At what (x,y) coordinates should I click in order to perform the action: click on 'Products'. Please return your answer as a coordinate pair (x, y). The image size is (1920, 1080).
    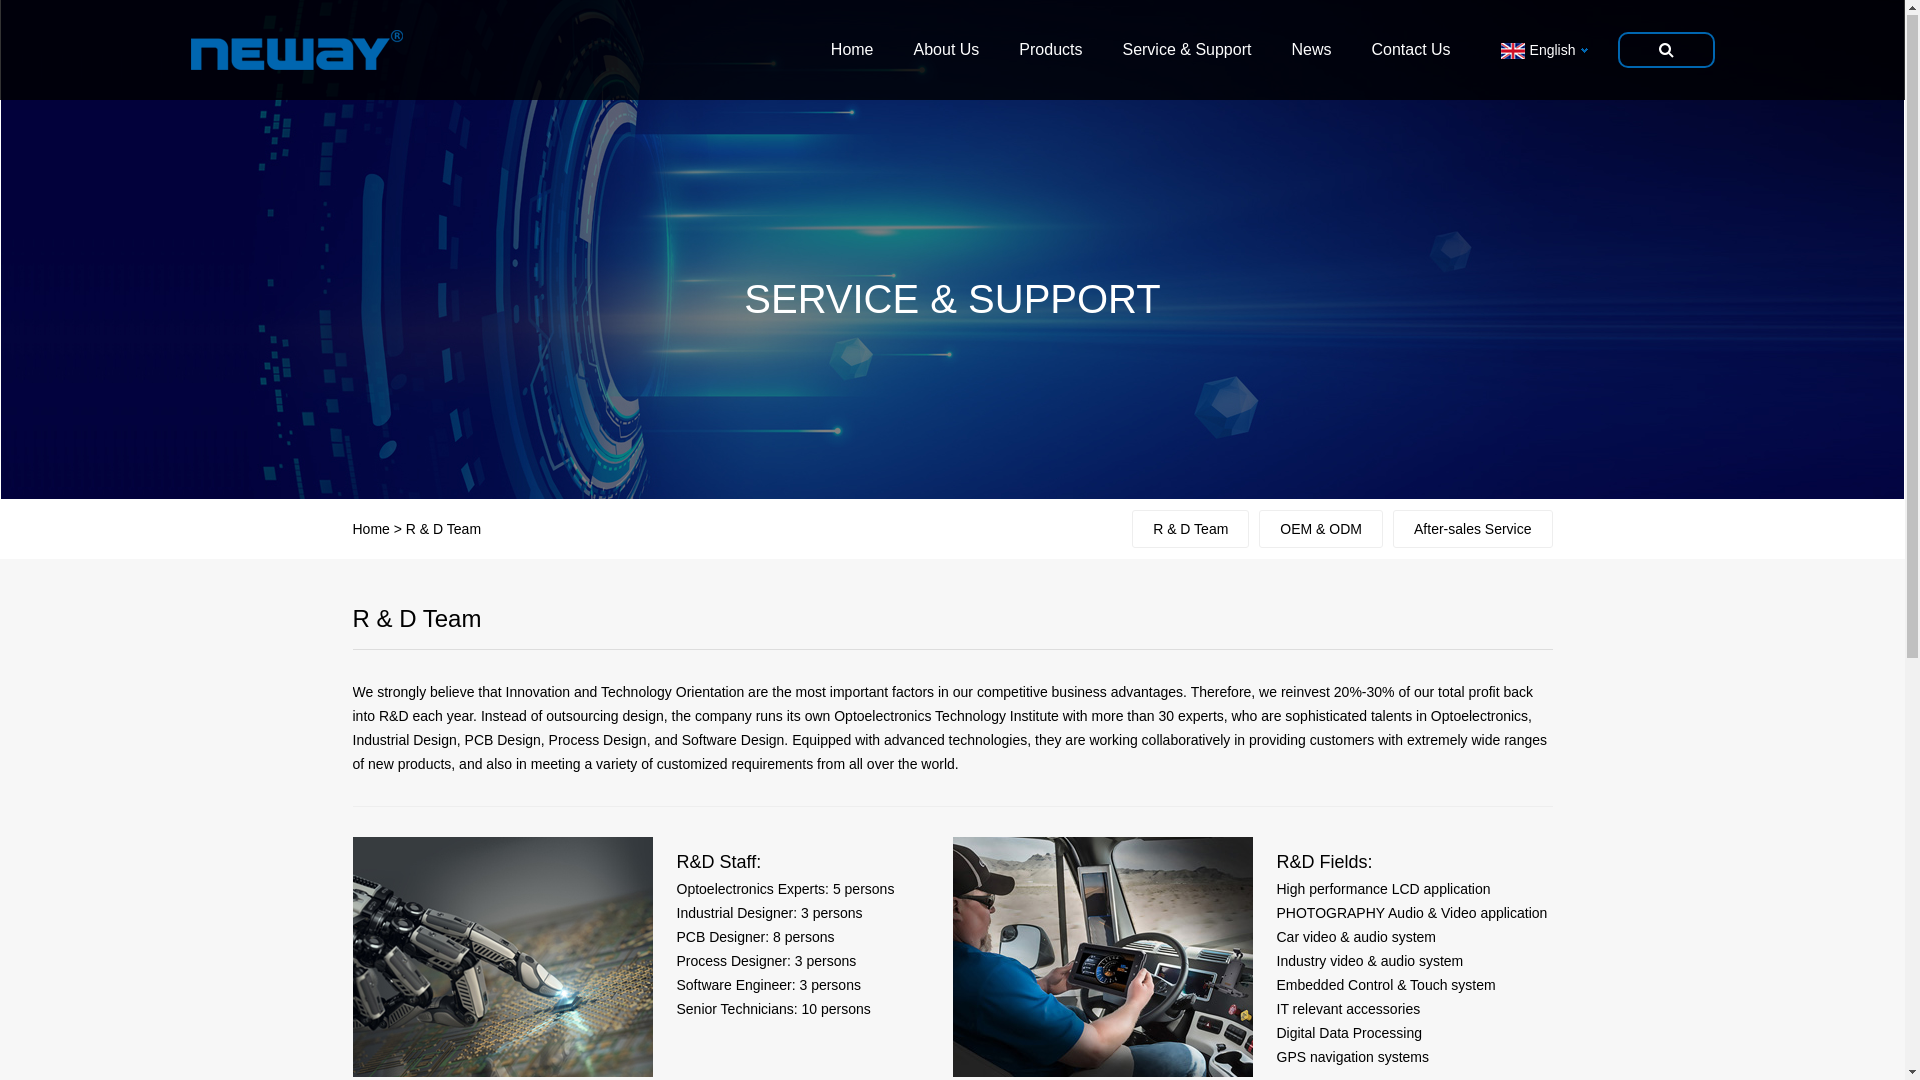
    Looking at the image, I should click on (1049, 49).